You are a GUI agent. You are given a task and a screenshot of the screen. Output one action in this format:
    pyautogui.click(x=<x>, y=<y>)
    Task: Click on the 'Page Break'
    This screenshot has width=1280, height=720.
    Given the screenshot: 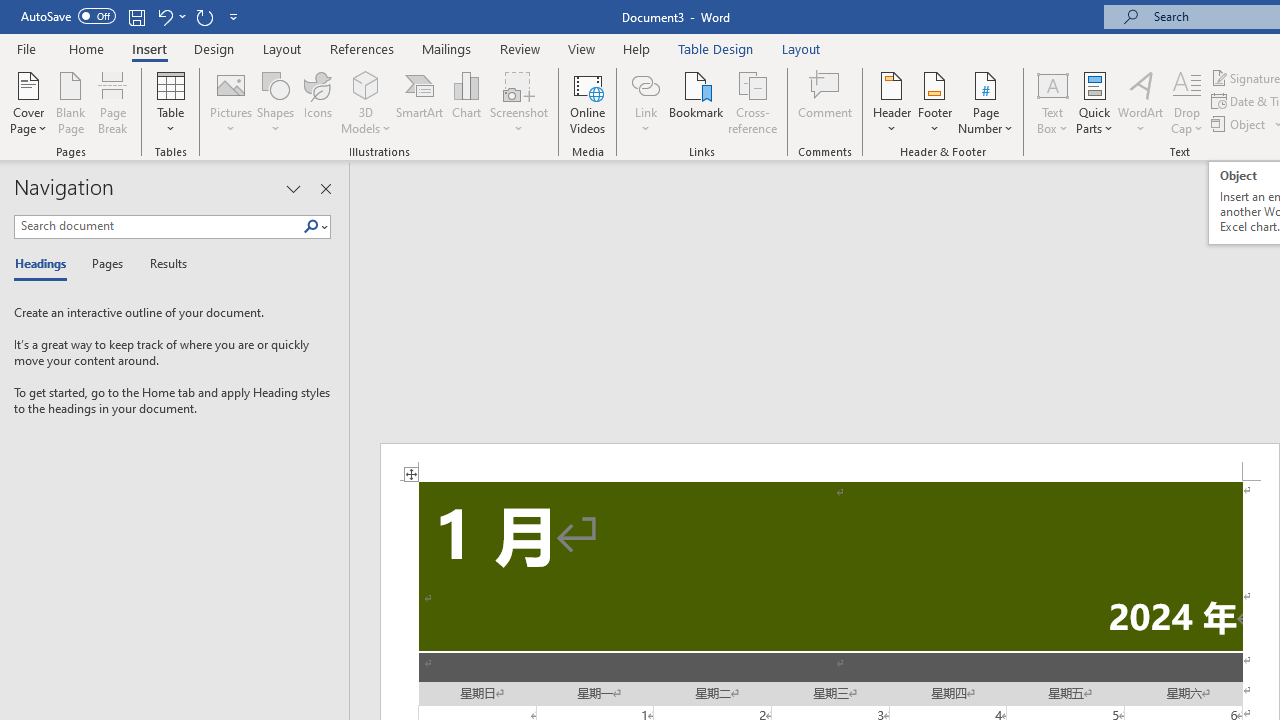 What is the action you would take?
    pyautogui.click(x=112, y=103)
    